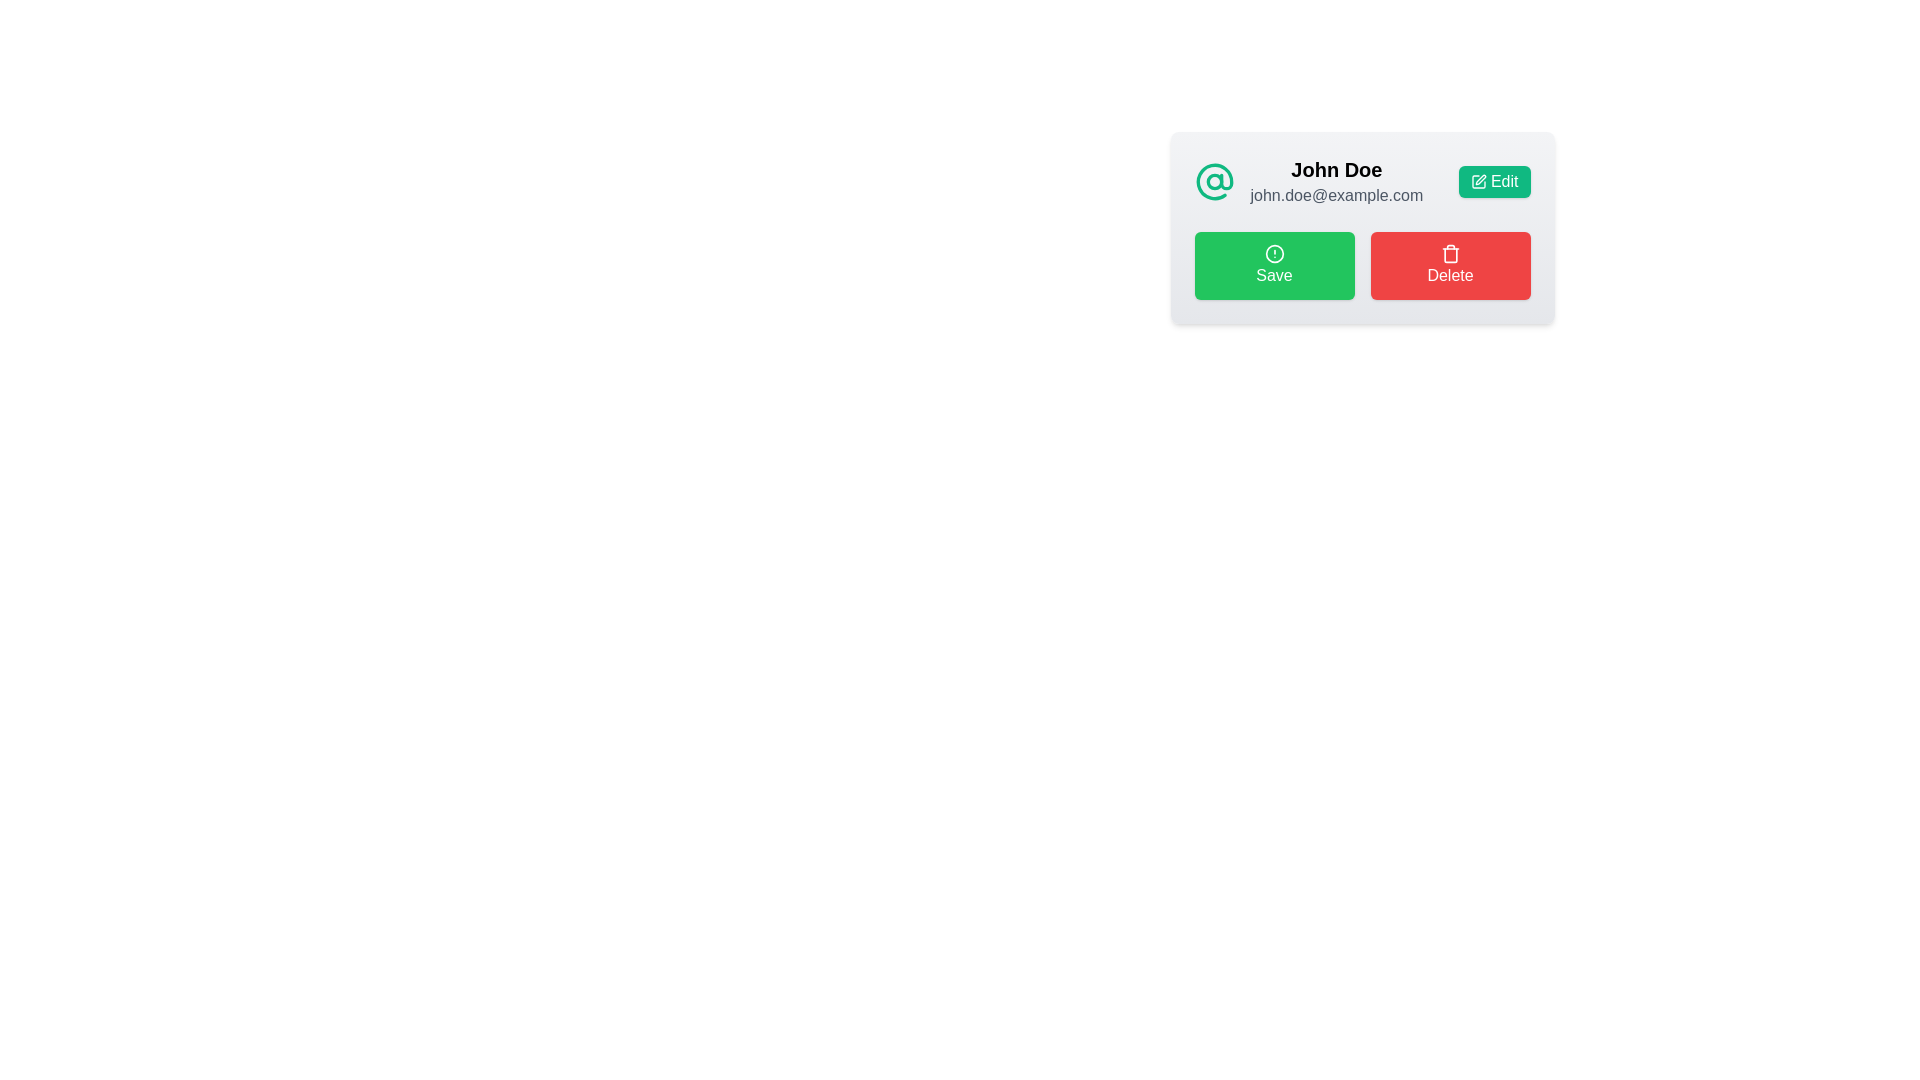 Image resolution: width=1920 pixels, height=1080 pixels. What do you see at coordinates (1273, 253) in the screenshot?
I see `the alert icon located centrally within the 'Save' button, which is positioned in the lower-left part of the user card component in the upper-right region of the interface` at bounding box center [1273, 253].